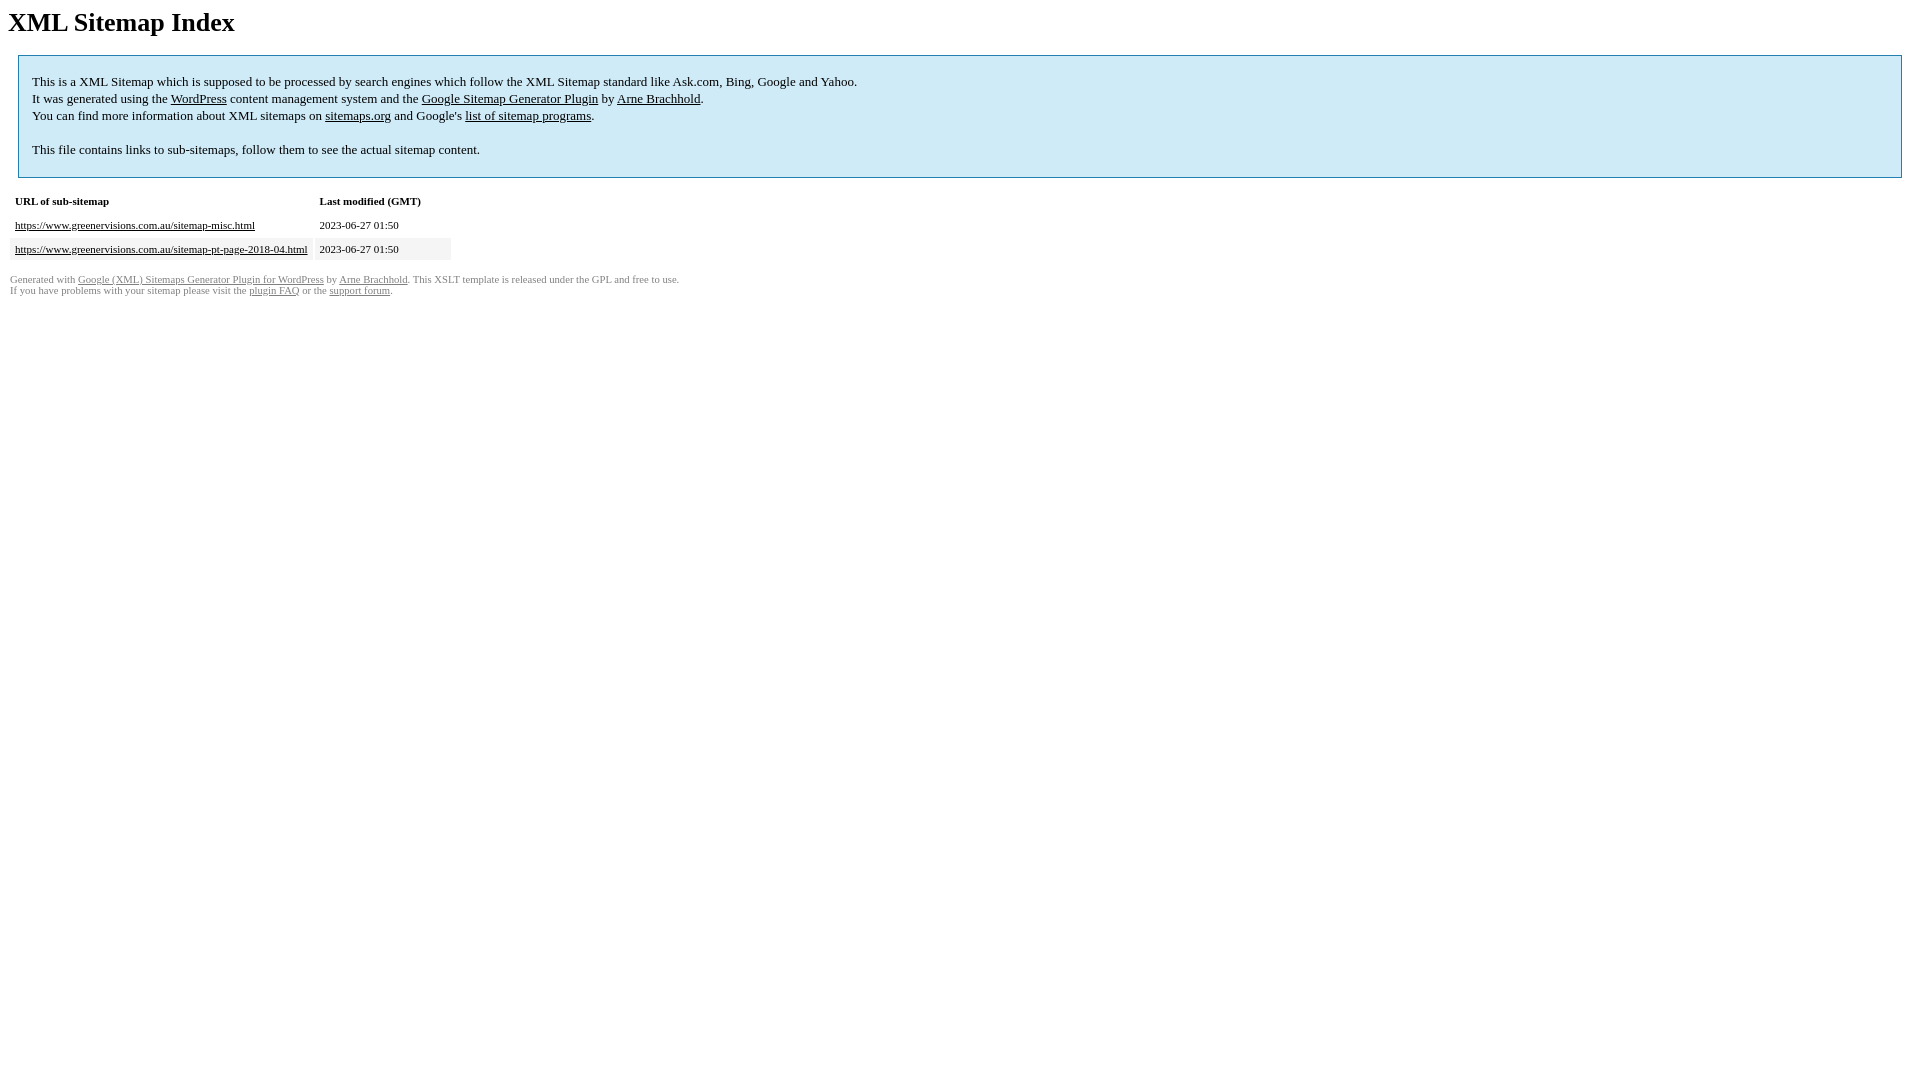 The image size is (1920, 1080). Describe the element at coordinates (272, 290) in the screenshot. I see `'plugin FAQ'` at that location.